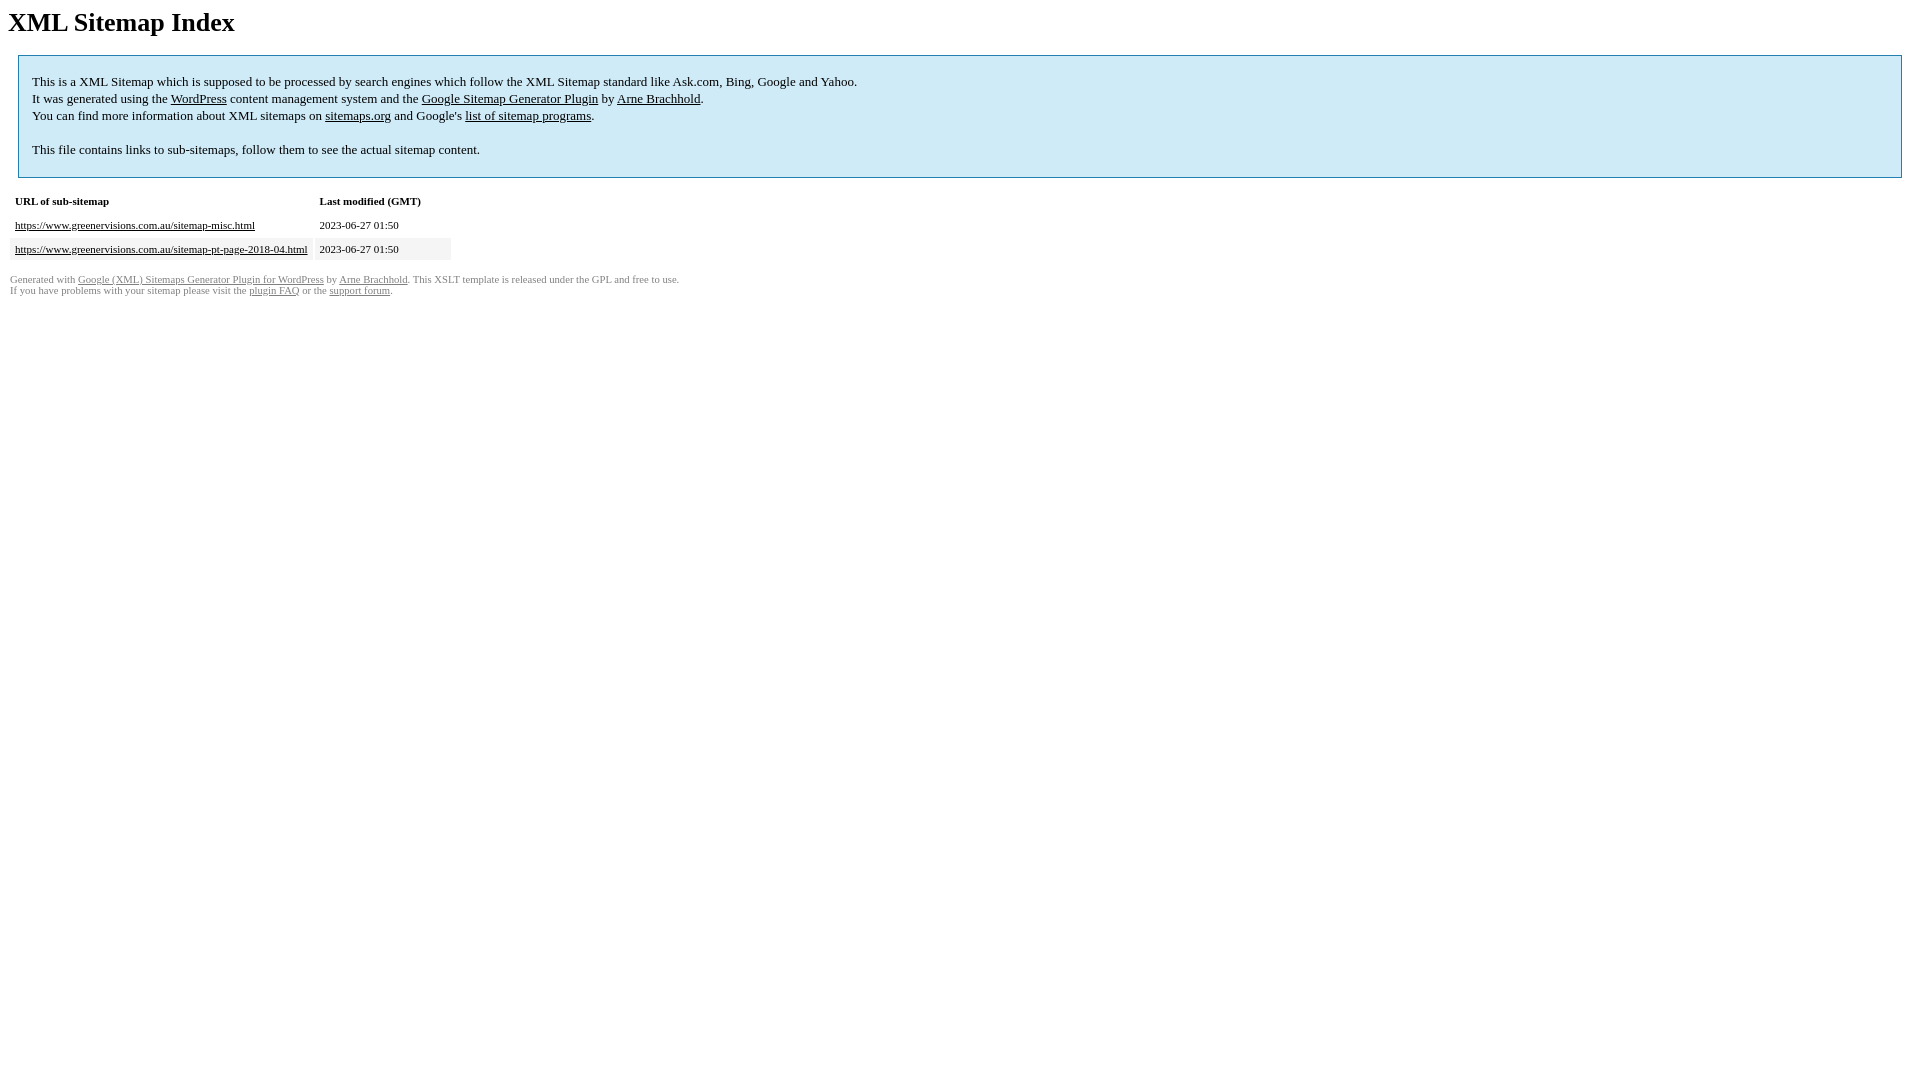 The image size is (1920, 1080). Describe the element at coordinates (272, 290) in the screenshot. I see `'plugin FAQ'` at that location.